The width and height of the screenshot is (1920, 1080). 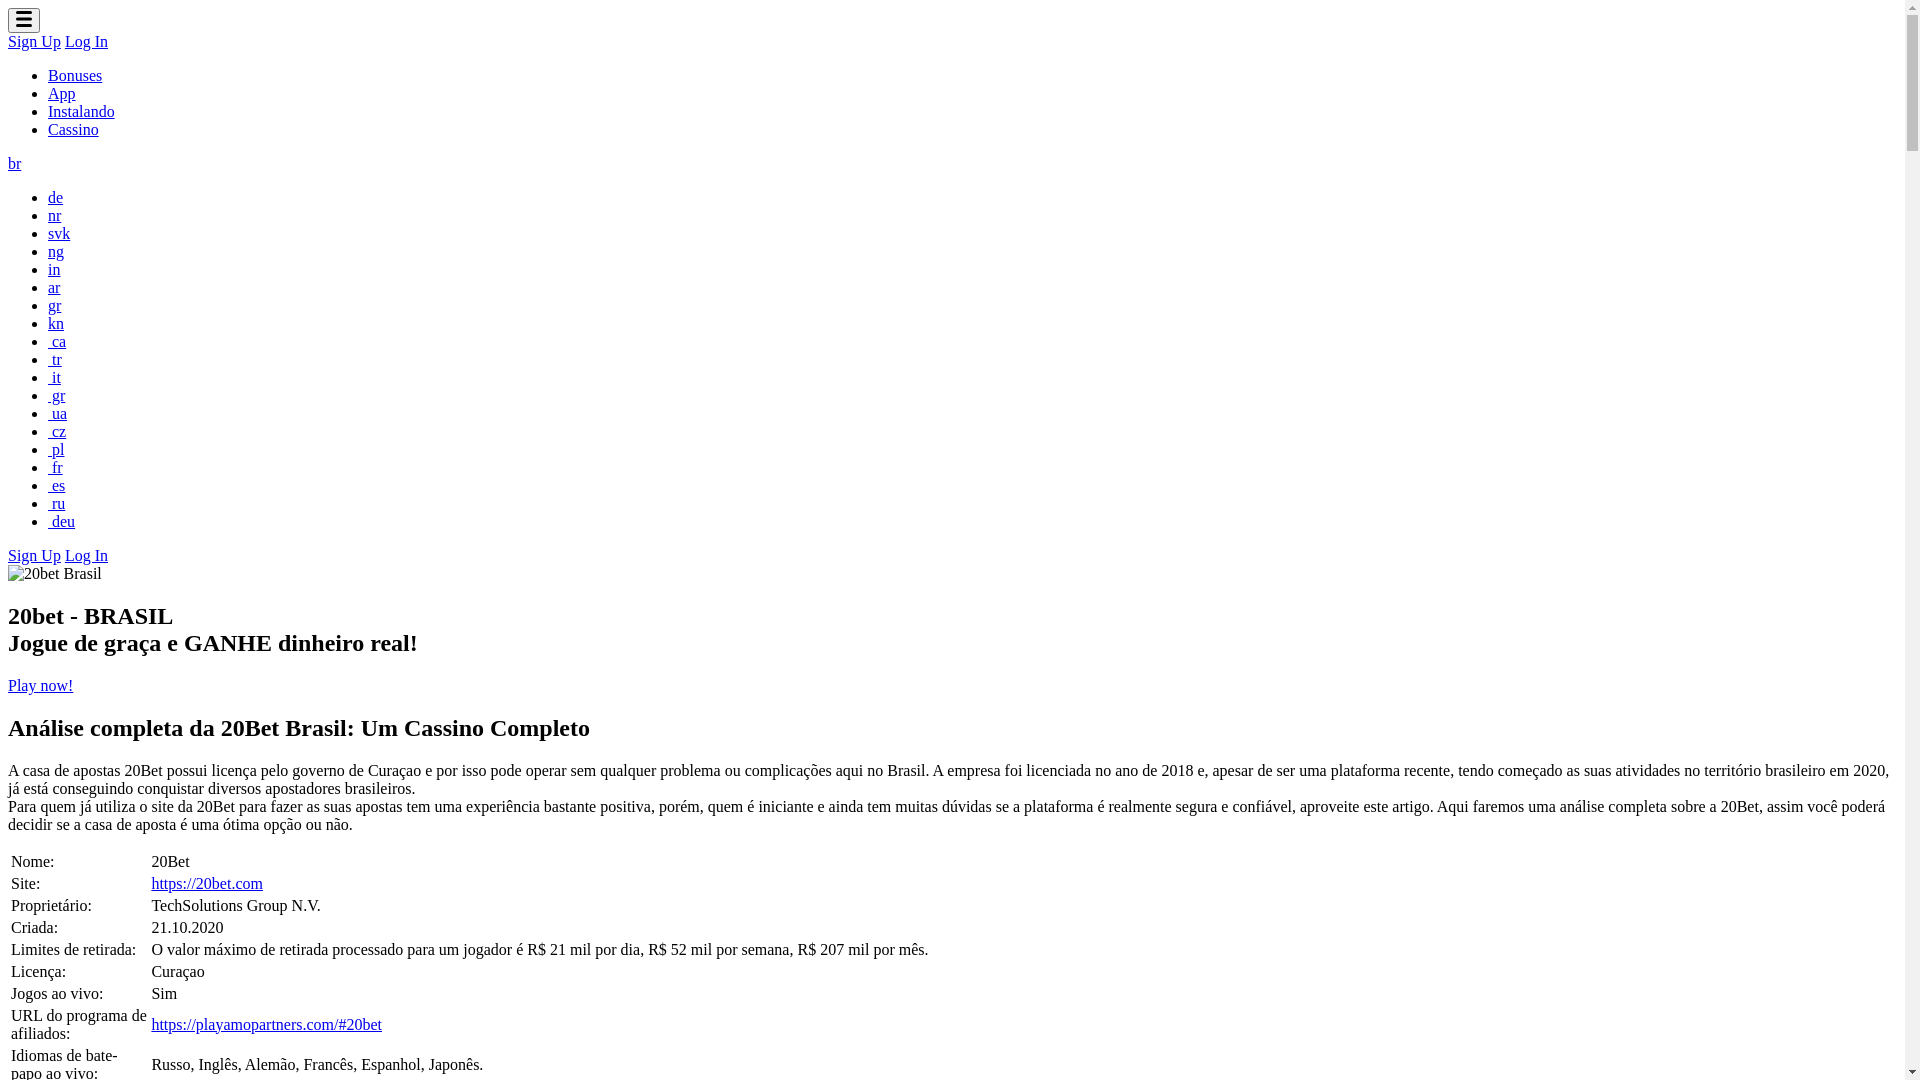 I want to click on 'ng', so click(x=48, y=250).